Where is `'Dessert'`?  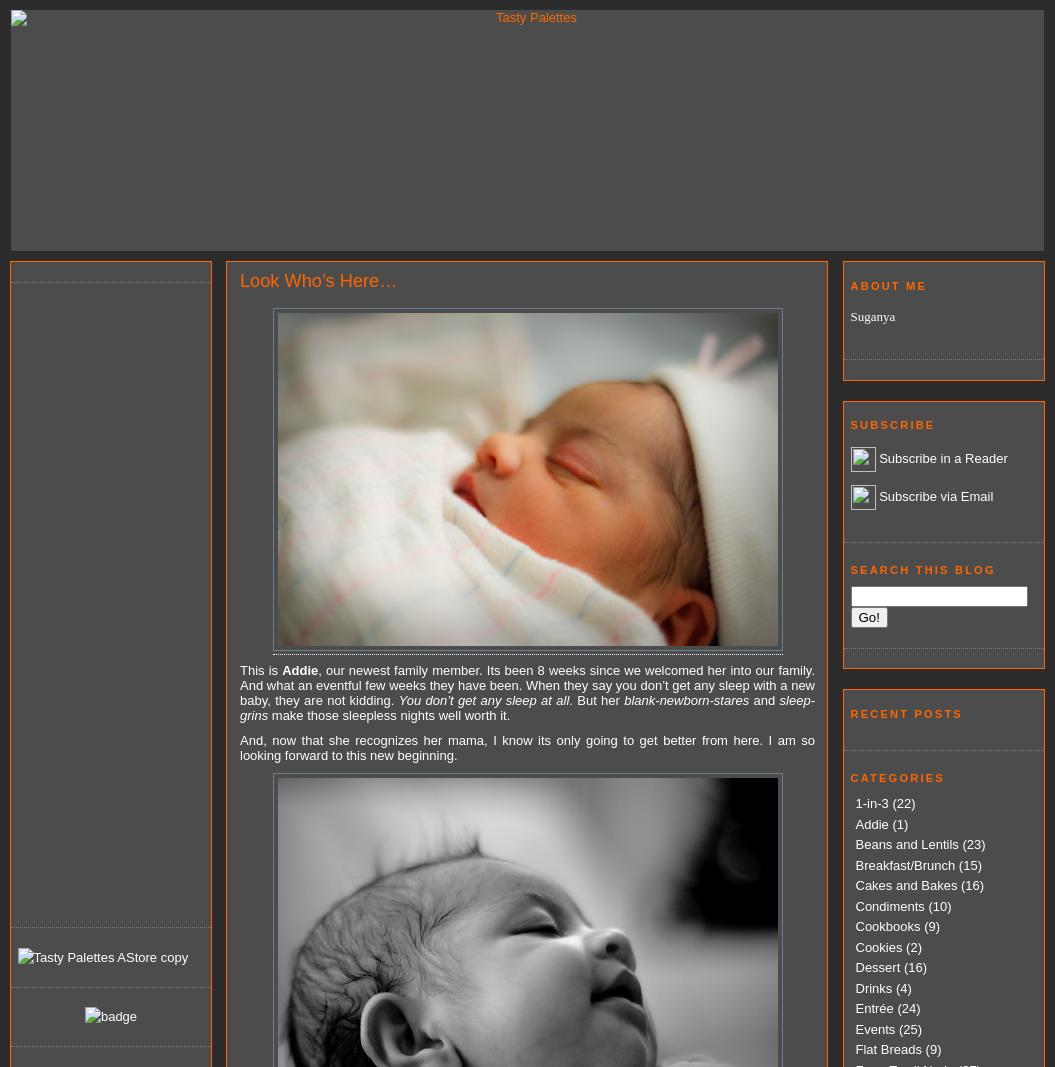
'Dessert' is located at coordinates (877, 967).